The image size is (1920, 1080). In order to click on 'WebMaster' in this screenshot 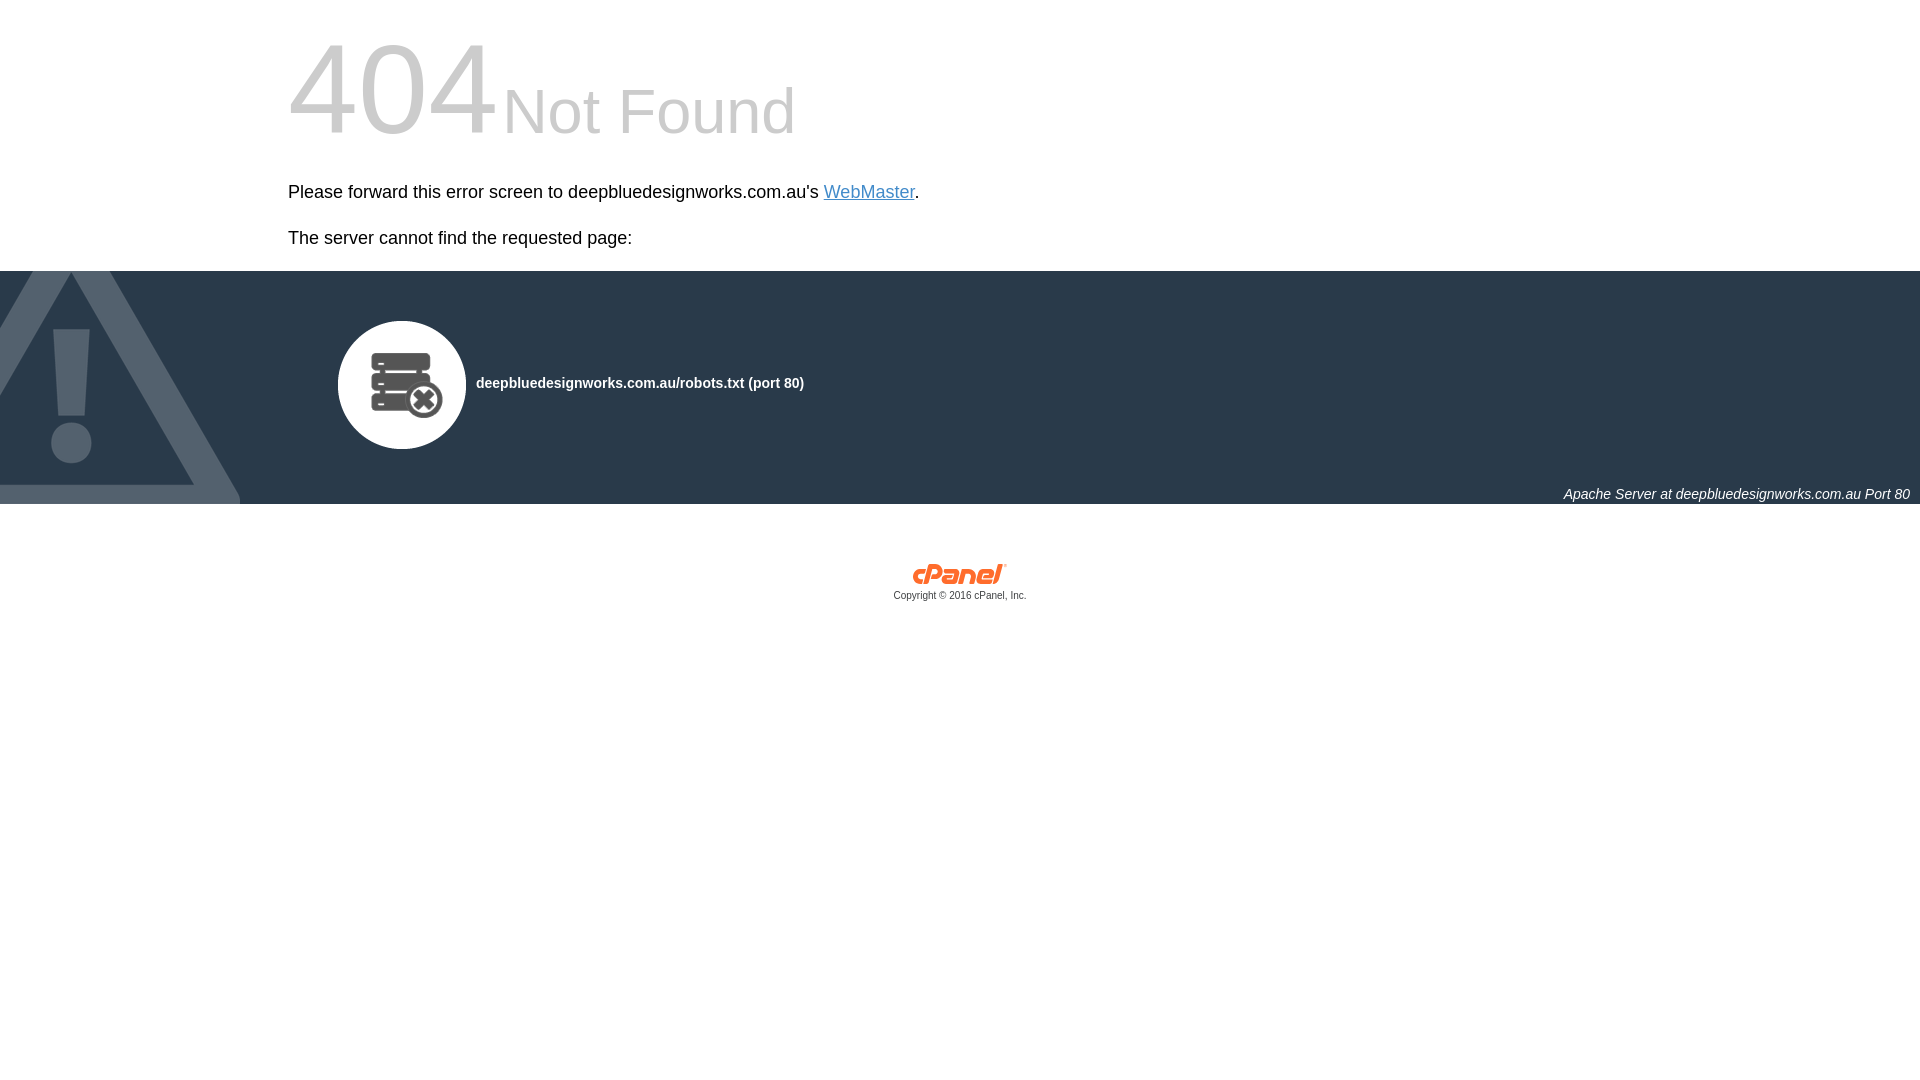, I will do `click(824, 192)`.